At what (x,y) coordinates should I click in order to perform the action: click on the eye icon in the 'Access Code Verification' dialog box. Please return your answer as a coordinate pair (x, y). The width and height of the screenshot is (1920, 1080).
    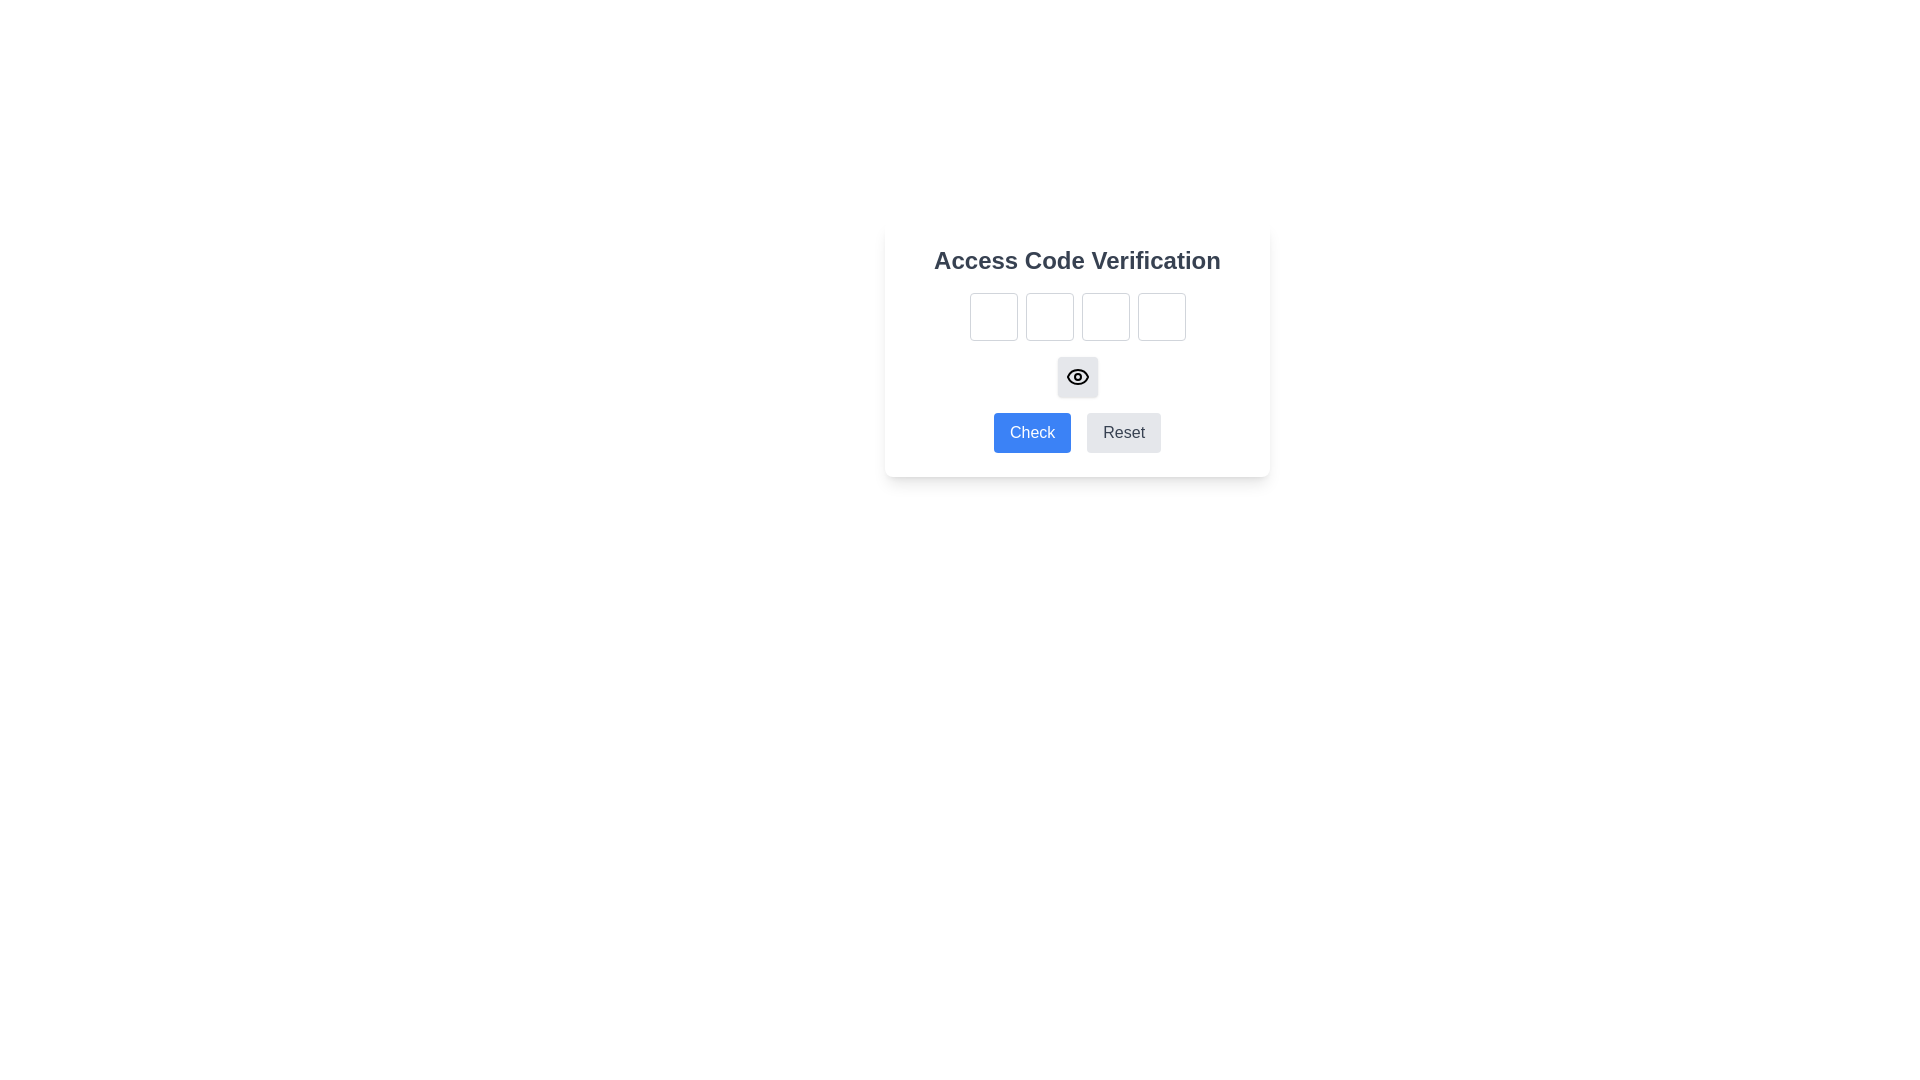
    Looking at the image, I should click on (1076, 377).